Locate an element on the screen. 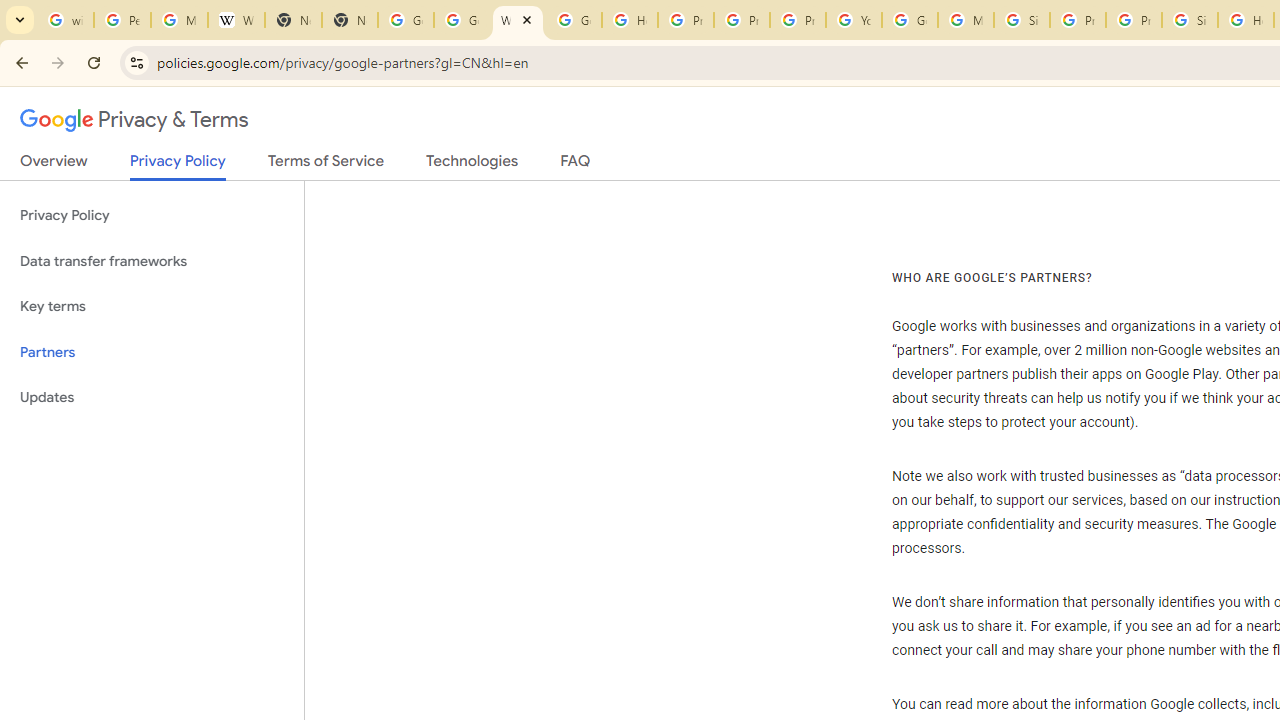 The width and height of the screenshot is (1280, 720). 'YouTube' is located at coordinates (853, 20).